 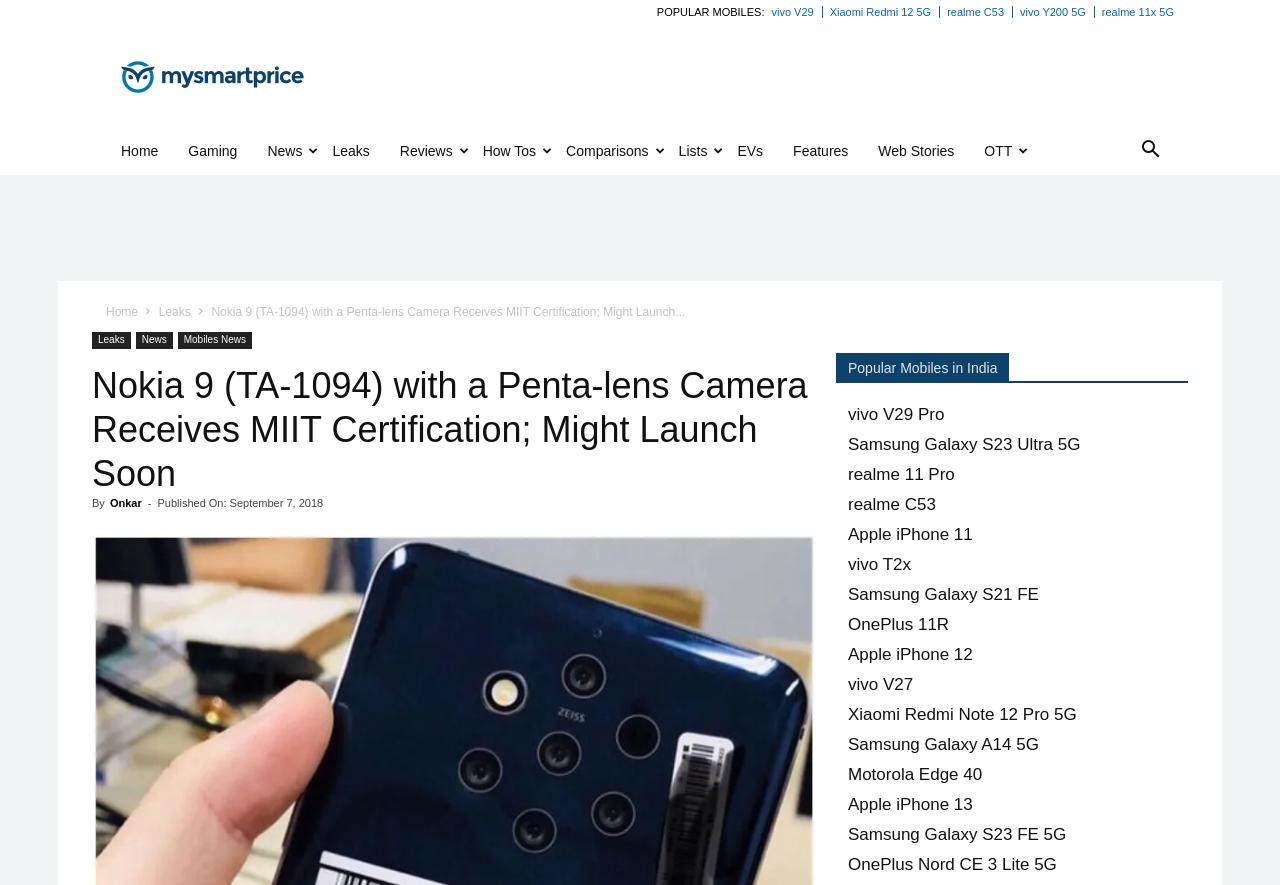 What do you see at coordinates (921, 366) in the screenshot?
I see `'Popular Mobiles in India'` at bounding box center [921, 366].